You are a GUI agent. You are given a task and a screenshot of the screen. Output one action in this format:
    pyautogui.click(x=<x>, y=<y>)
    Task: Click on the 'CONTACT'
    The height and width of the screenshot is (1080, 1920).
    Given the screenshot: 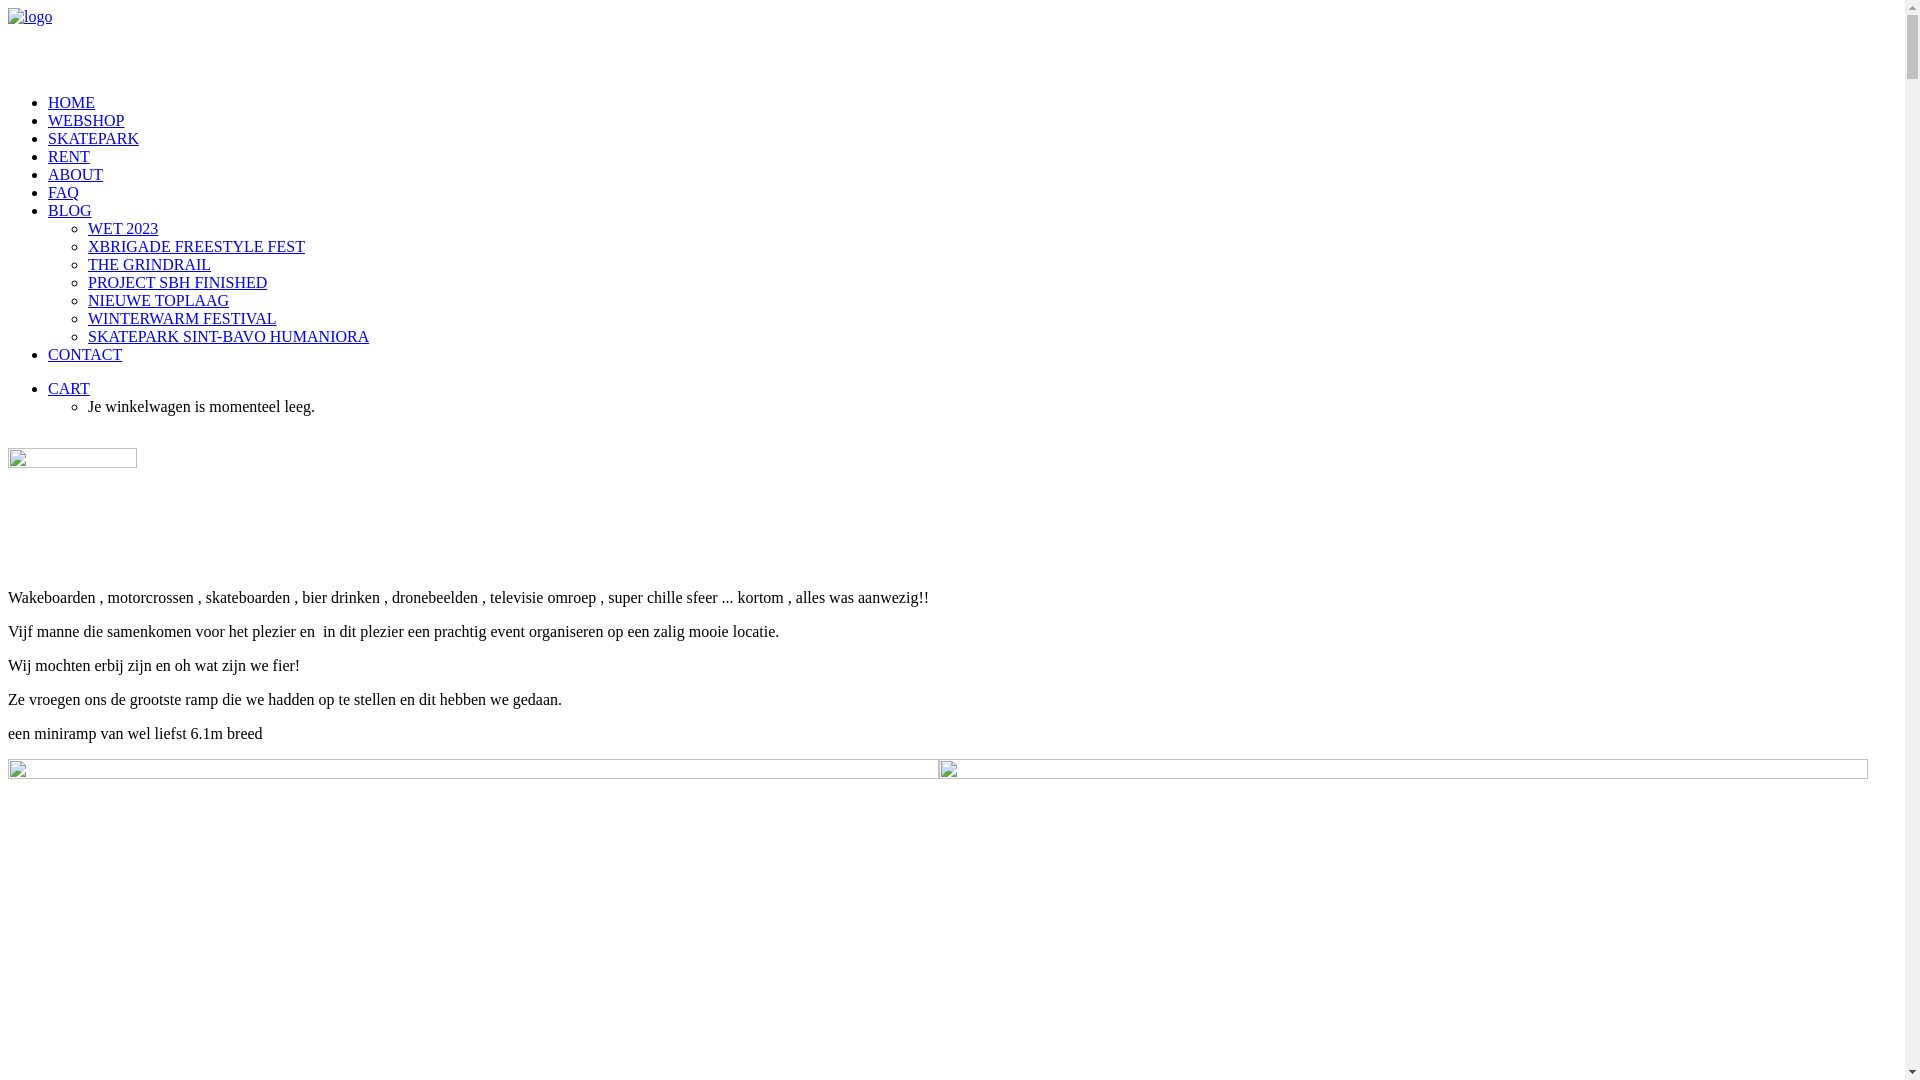 What is the action you would take?
    pyautogui.click(x=84, y=353)
    